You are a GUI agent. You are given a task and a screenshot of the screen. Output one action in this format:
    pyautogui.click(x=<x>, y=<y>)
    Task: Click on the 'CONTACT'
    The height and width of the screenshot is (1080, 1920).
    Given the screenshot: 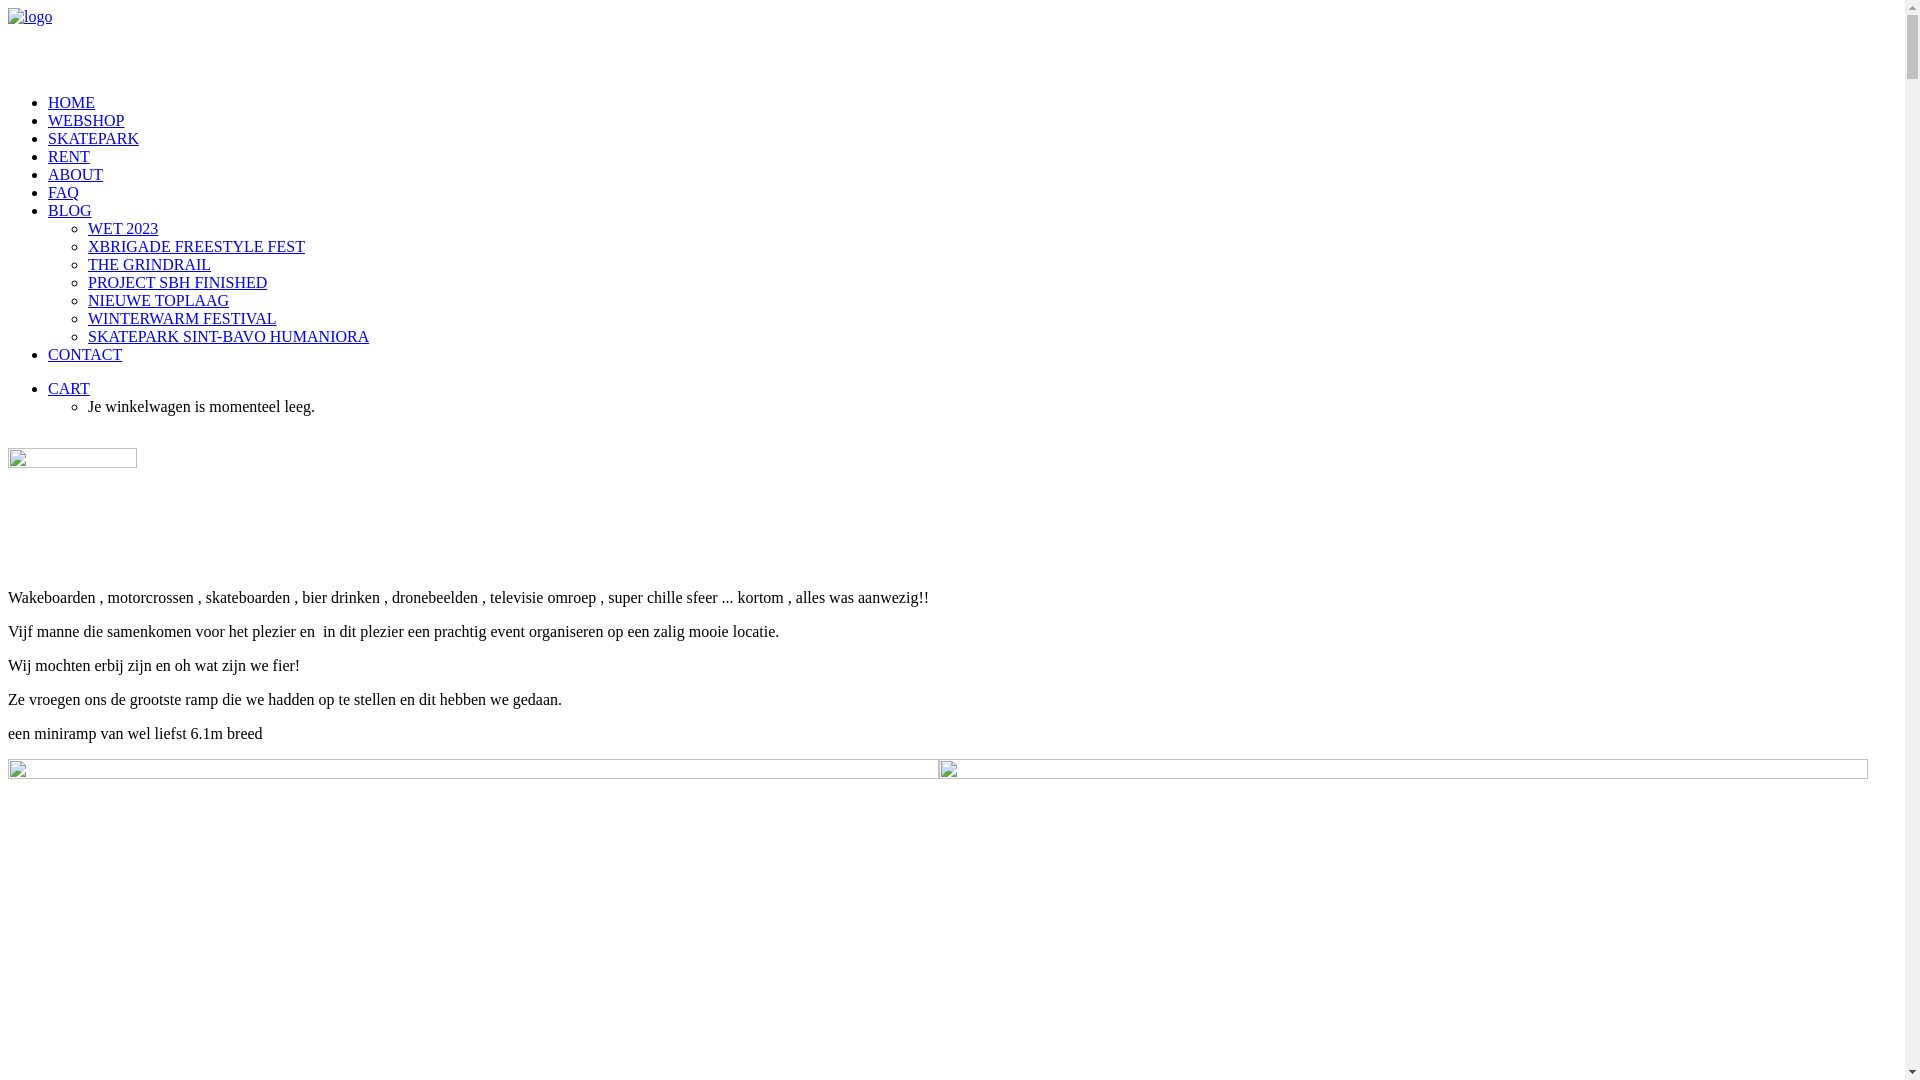 What is the action you would take?
    pyautogui.click(x=84, y=353)
    